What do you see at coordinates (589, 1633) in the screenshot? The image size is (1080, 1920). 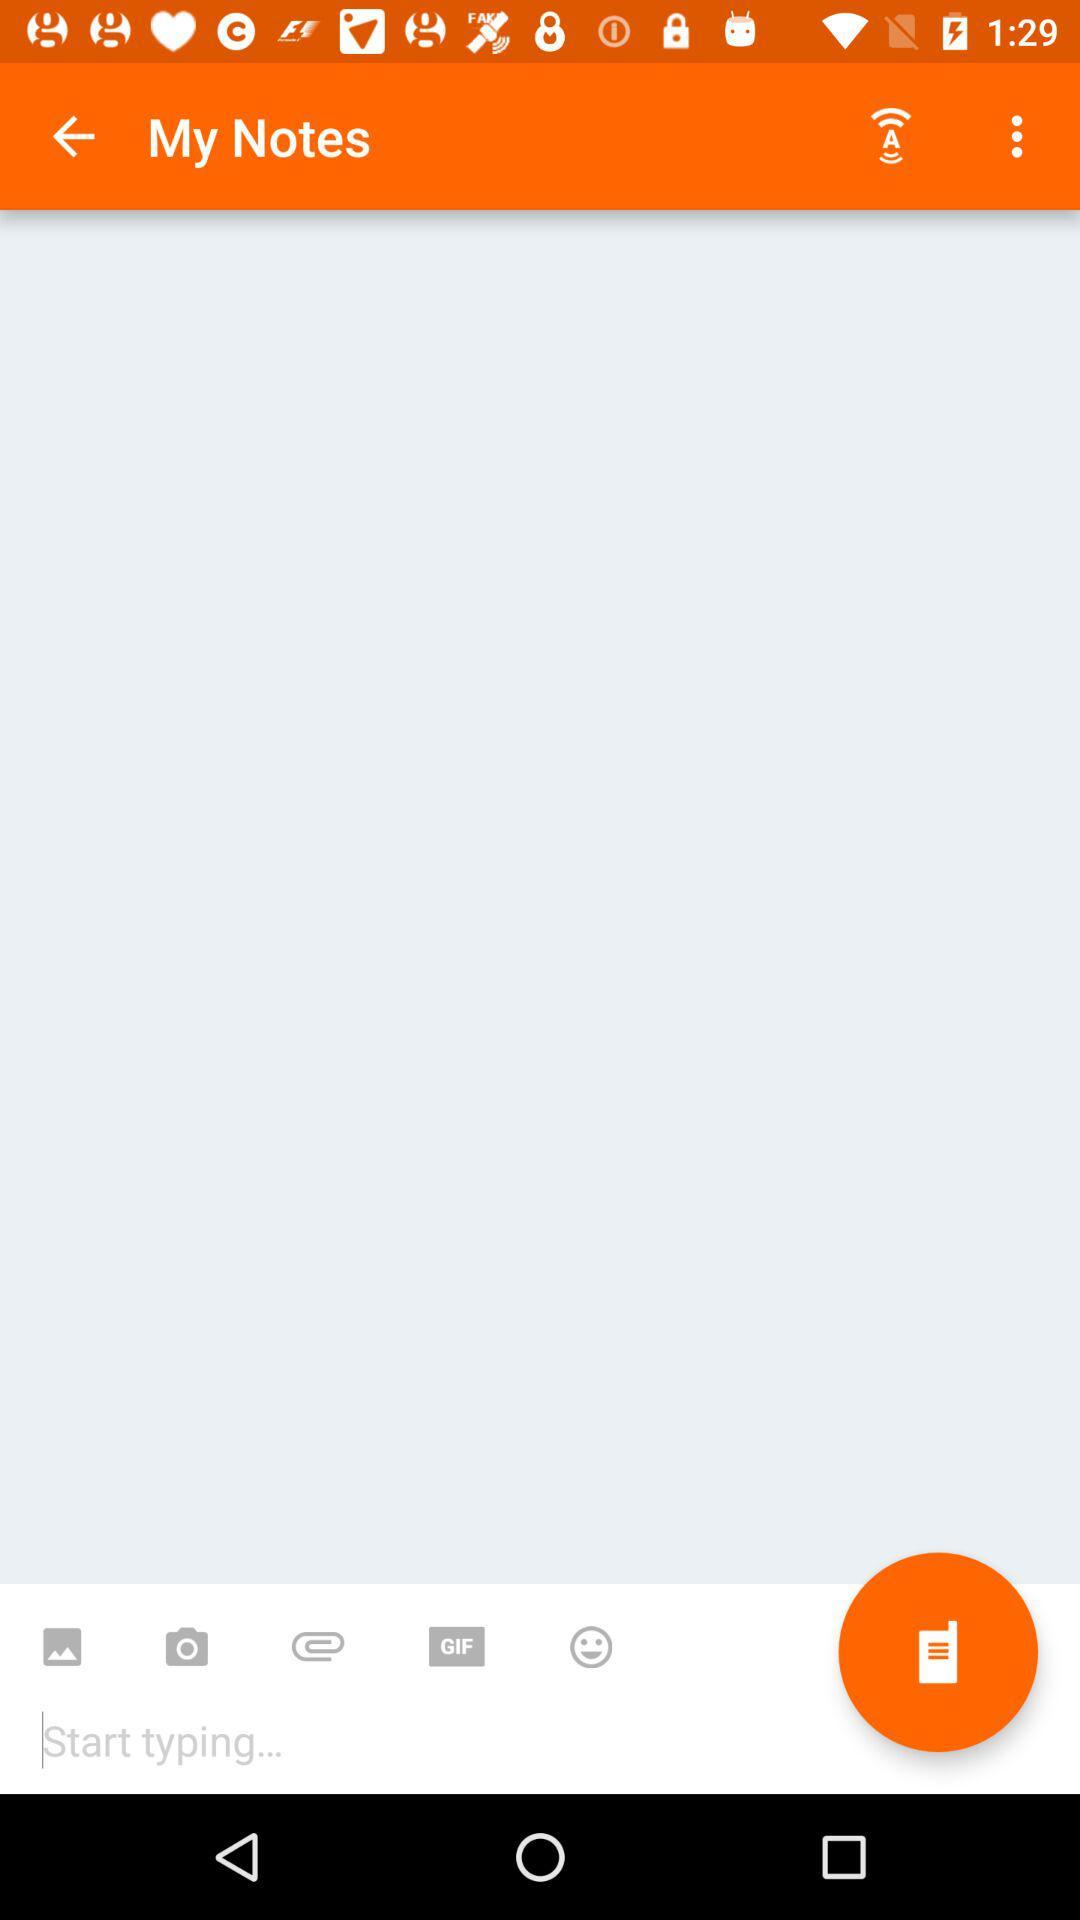 I see `the emoji icon` at bounding box center [589, 1633].